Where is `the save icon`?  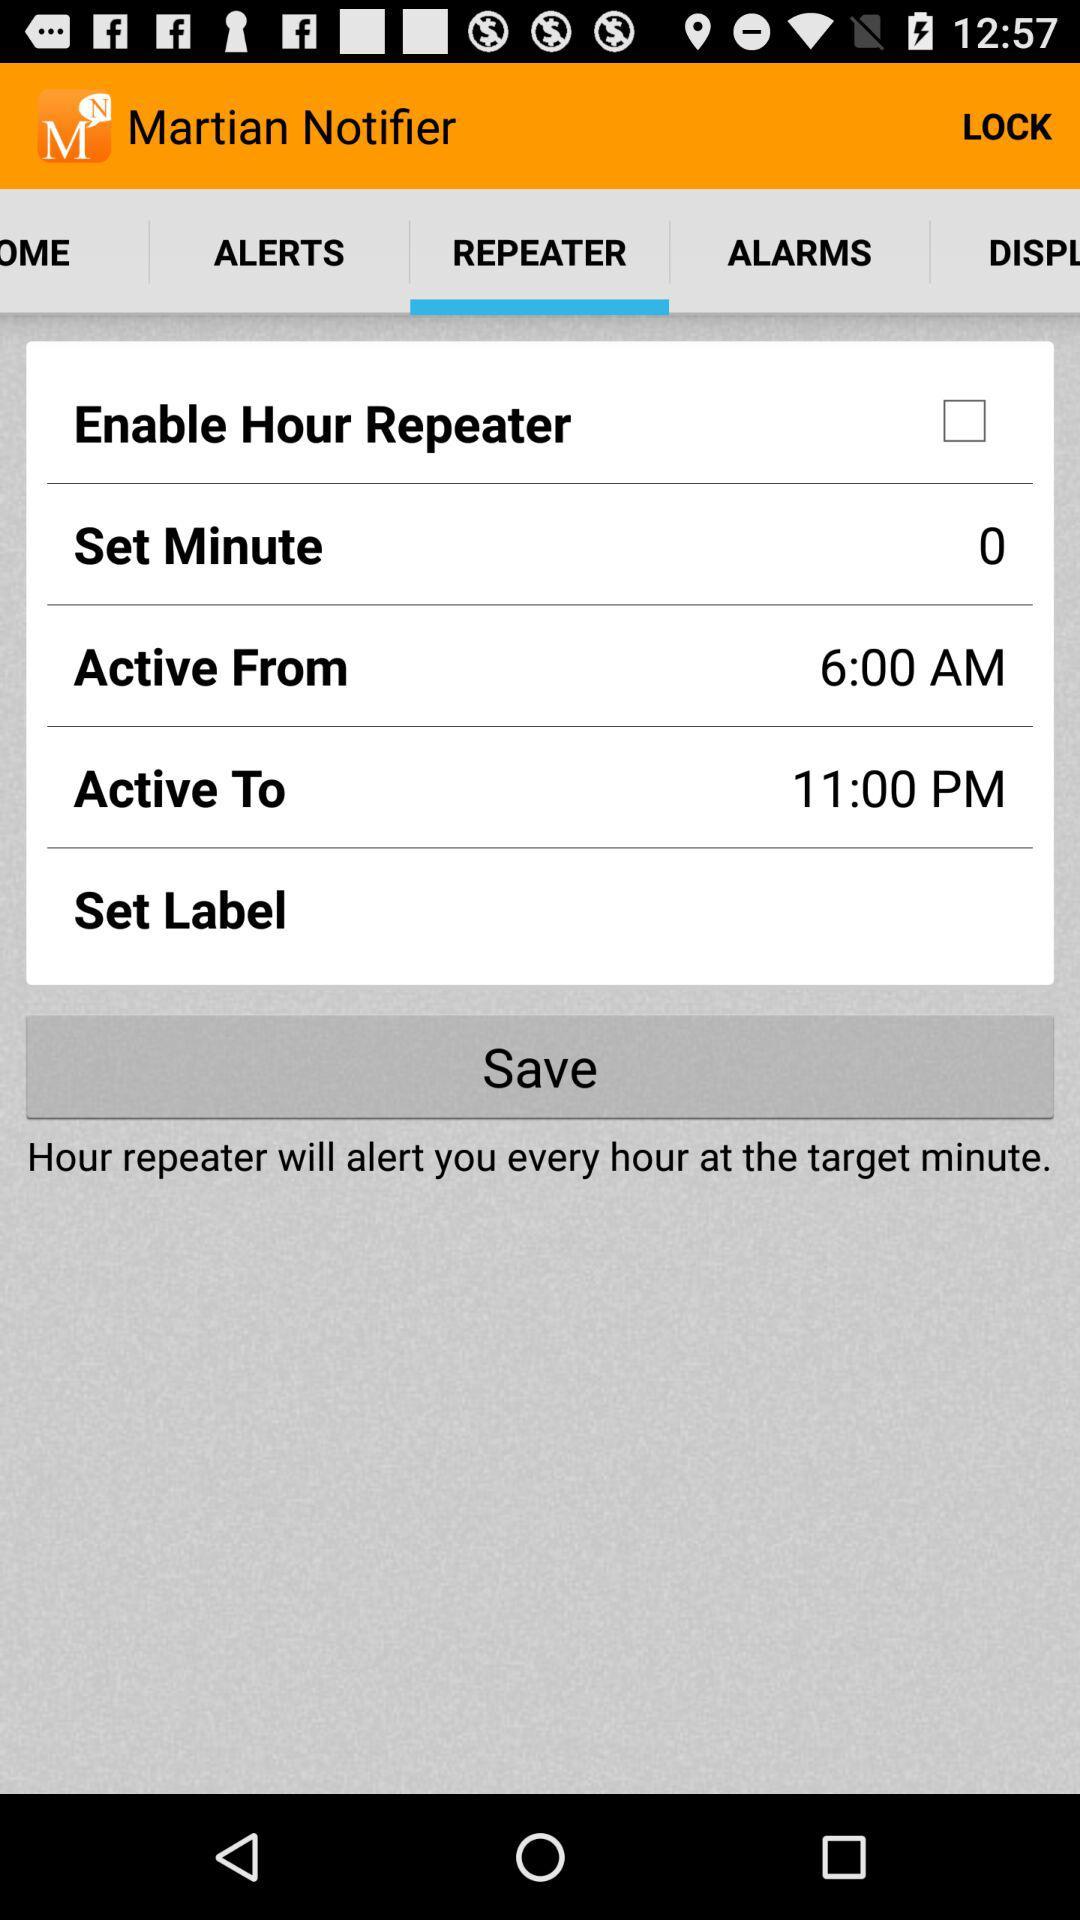 the save icon is located at coordinates (540, 1065).